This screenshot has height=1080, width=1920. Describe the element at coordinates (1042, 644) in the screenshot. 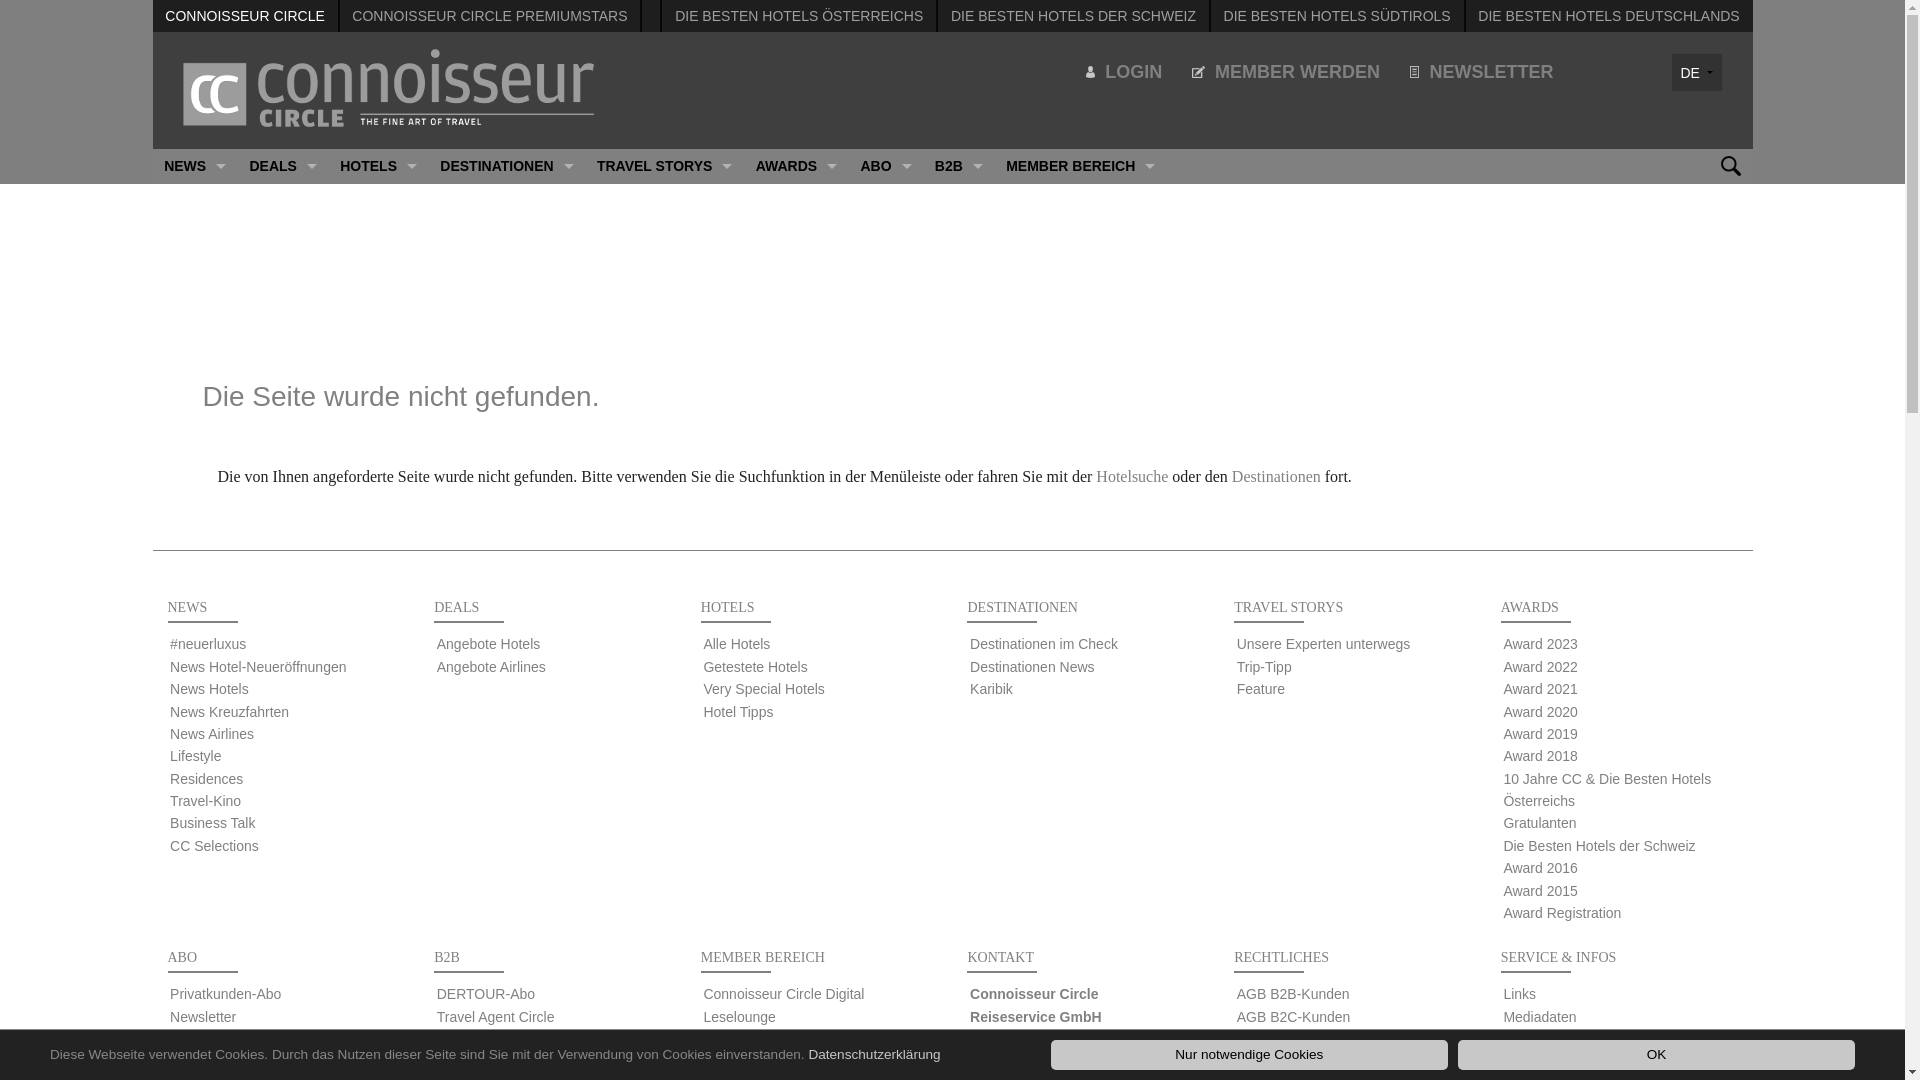

I see `'Destinationen im Check'` at that location.